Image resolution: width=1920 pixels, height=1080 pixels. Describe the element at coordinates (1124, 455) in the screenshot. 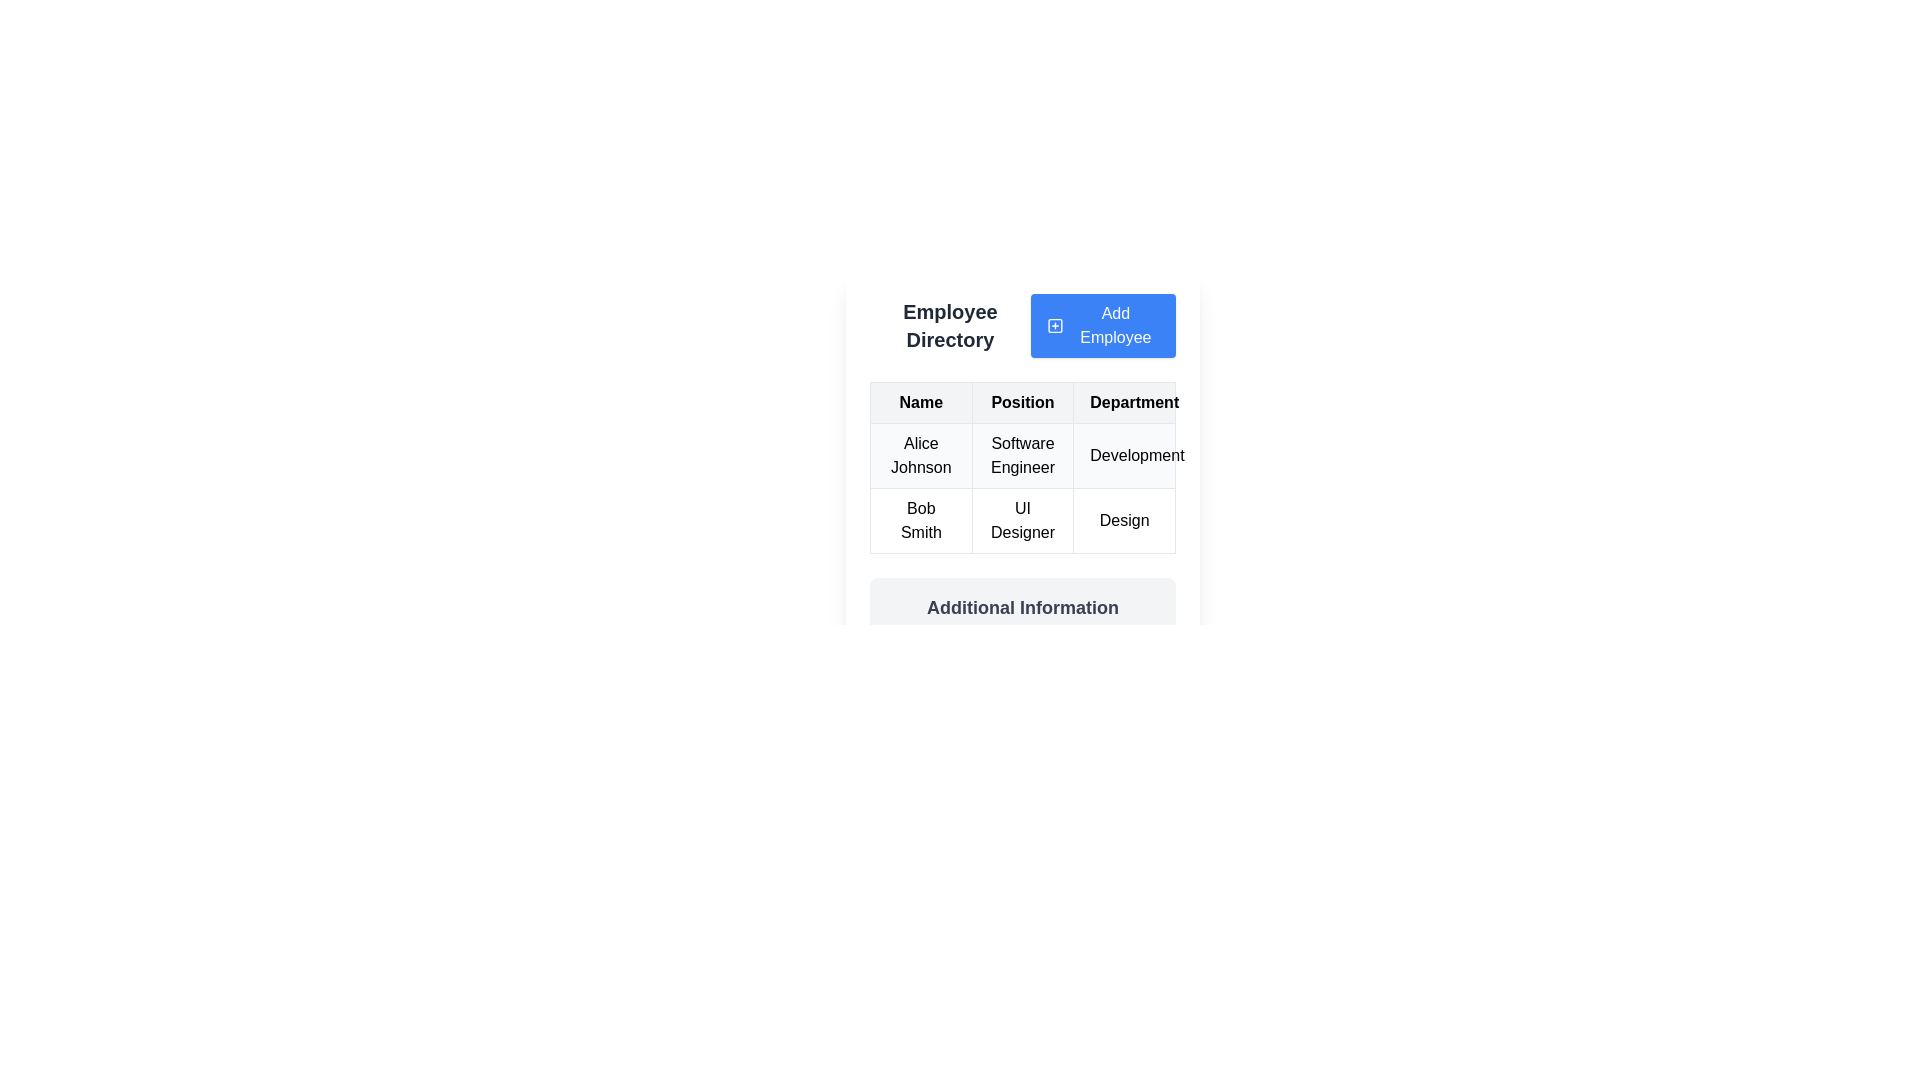

I see `static text 'Development' located in the third cell of the first row under the 'Department' column of the table` at that location.